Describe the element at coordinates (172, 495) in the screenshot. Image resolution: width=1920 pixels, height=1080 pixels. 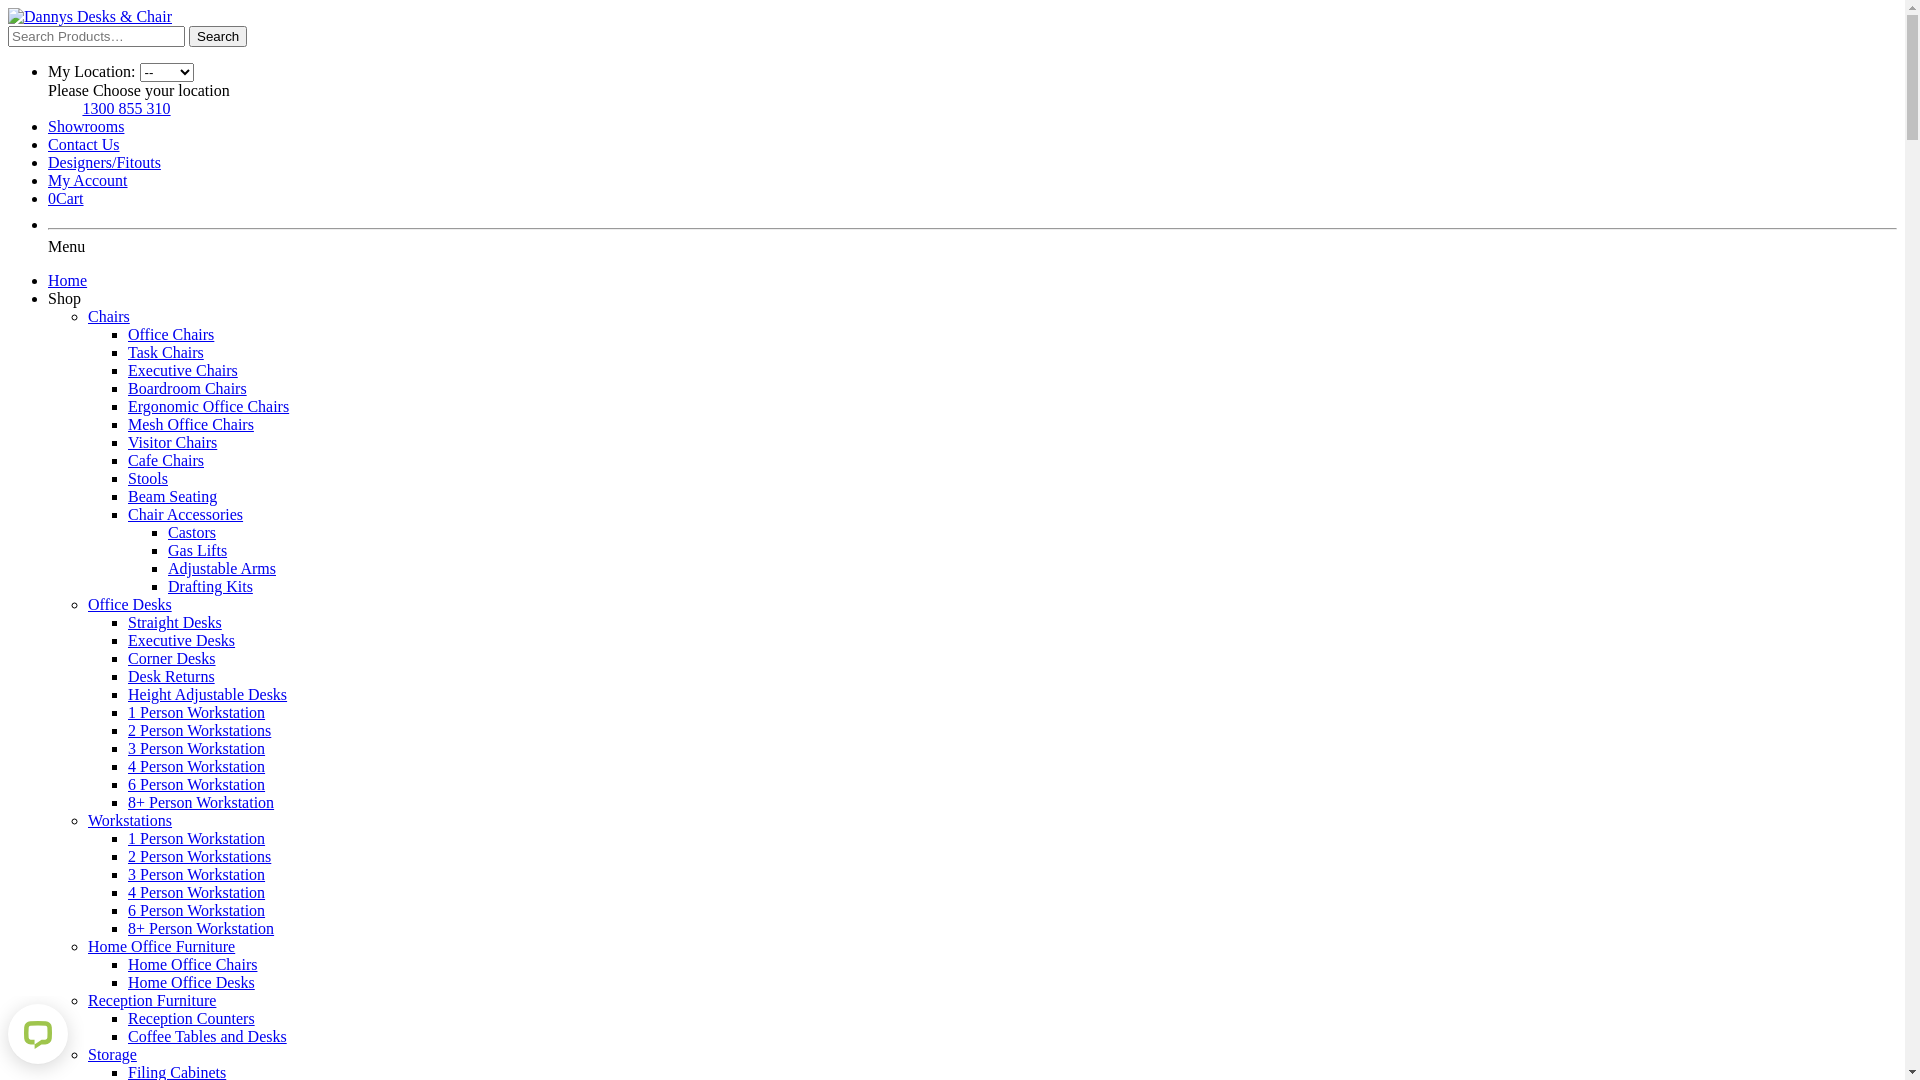
I see `'Beam Seating'` at that location.